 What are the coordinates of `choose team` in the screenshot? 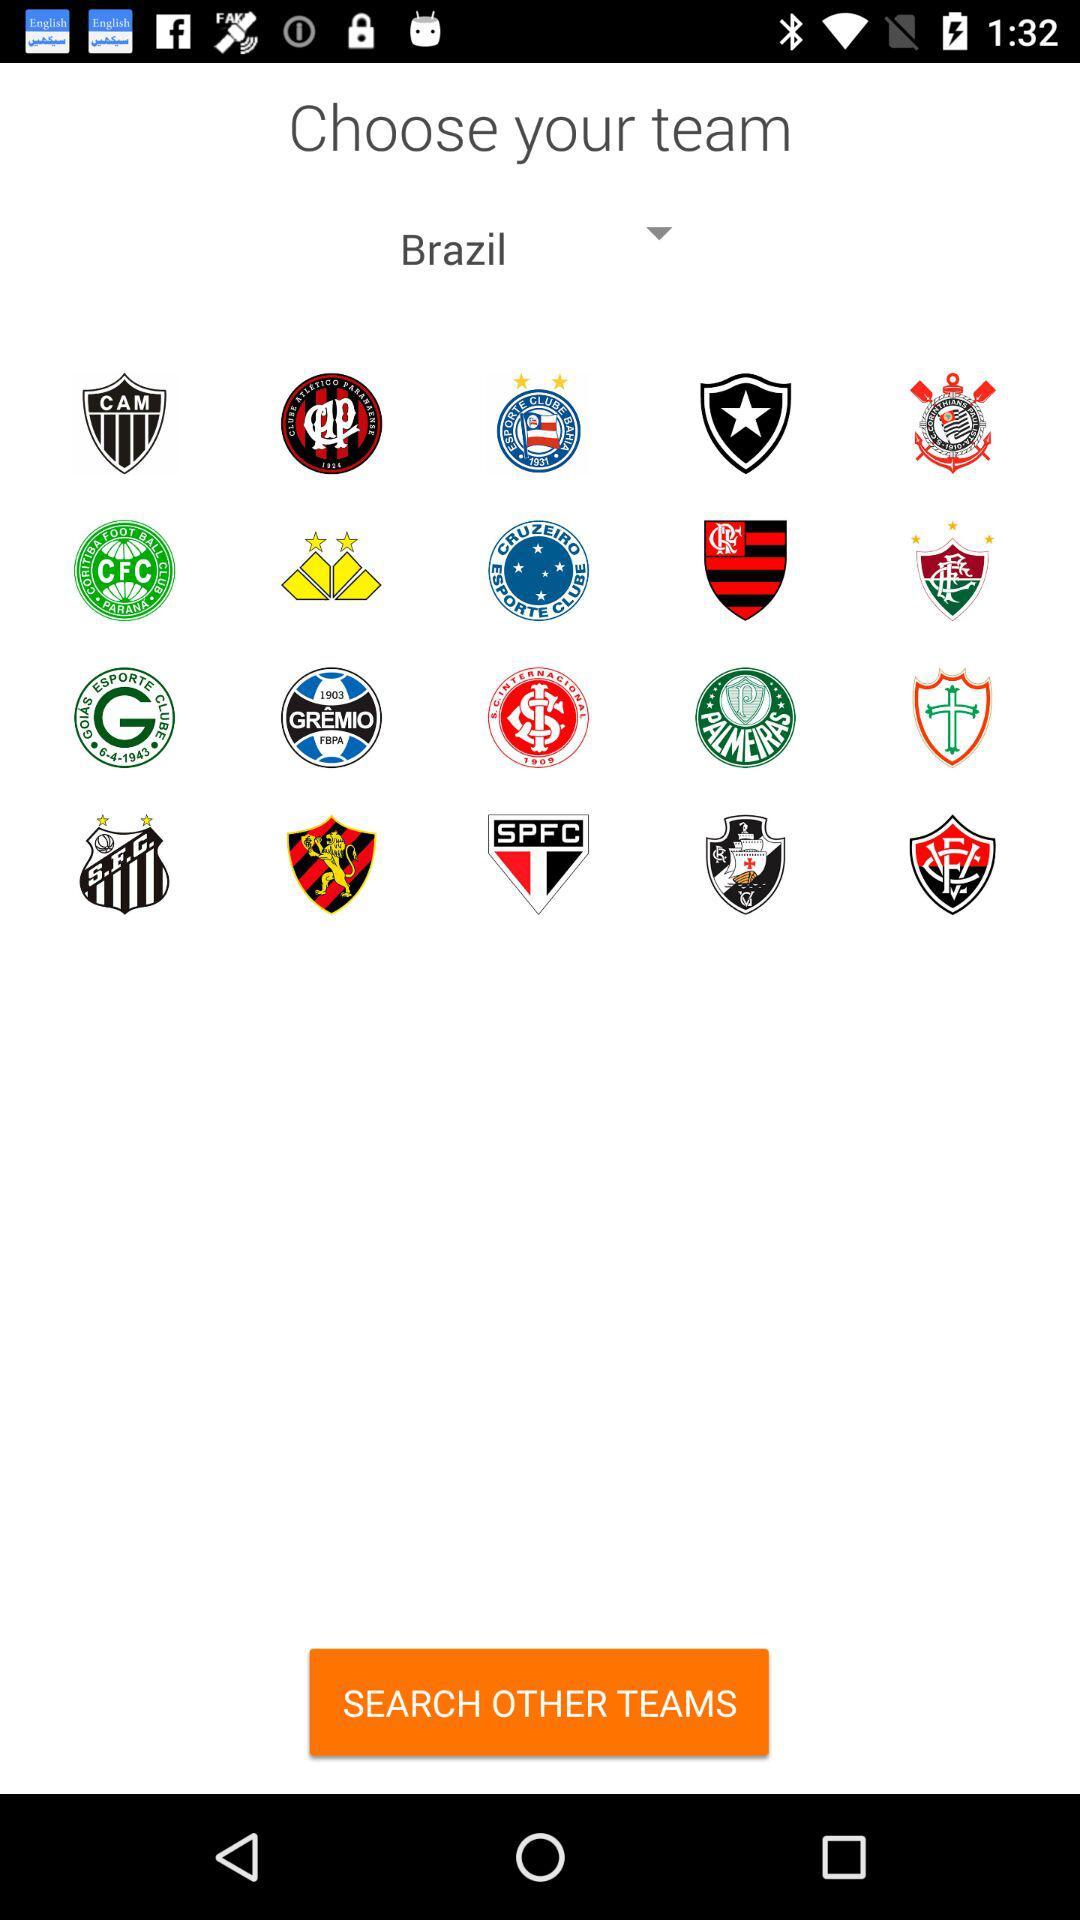 It's located at (124, 717).